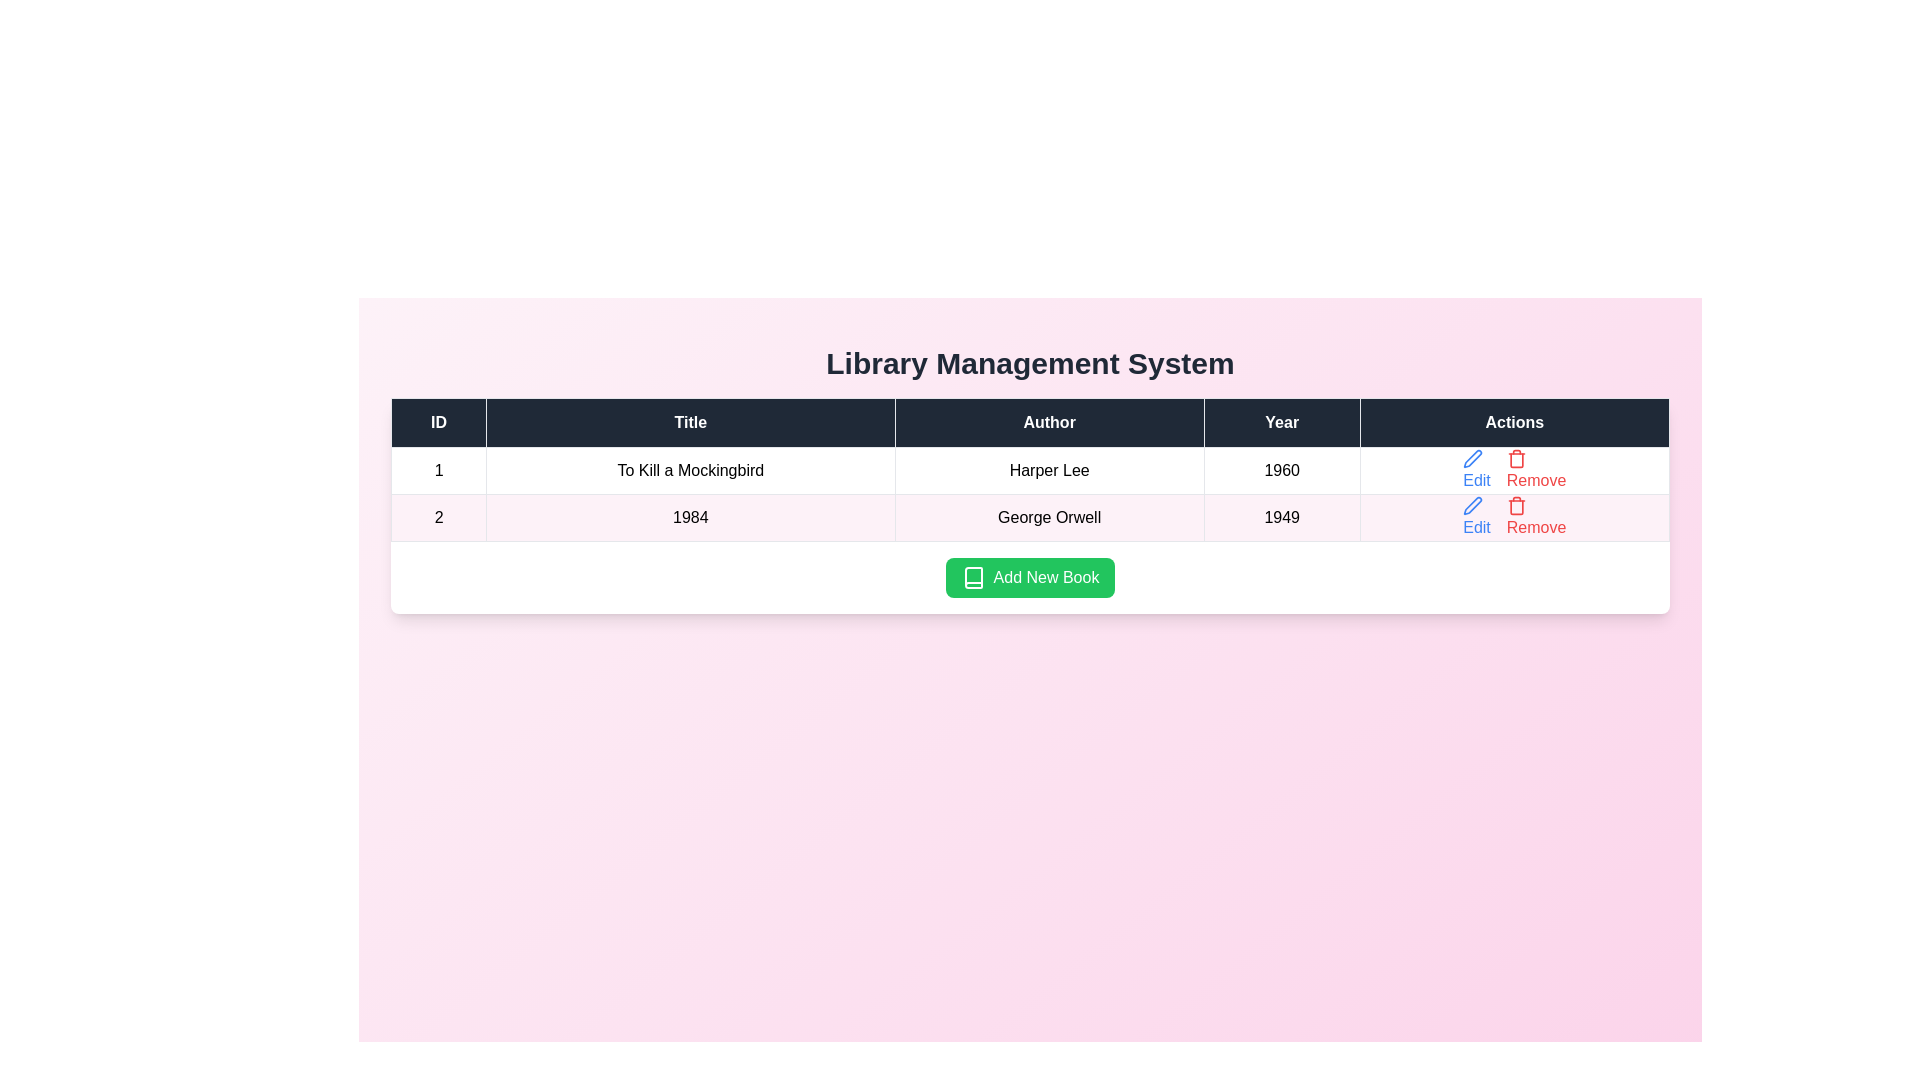  What do you see at coordinates (1030, 578) in the screenshot?
I see `the 'Add New Book' button, which is a horizontally rectangular button with a green background and white text` at bounding box center [1030, 578].